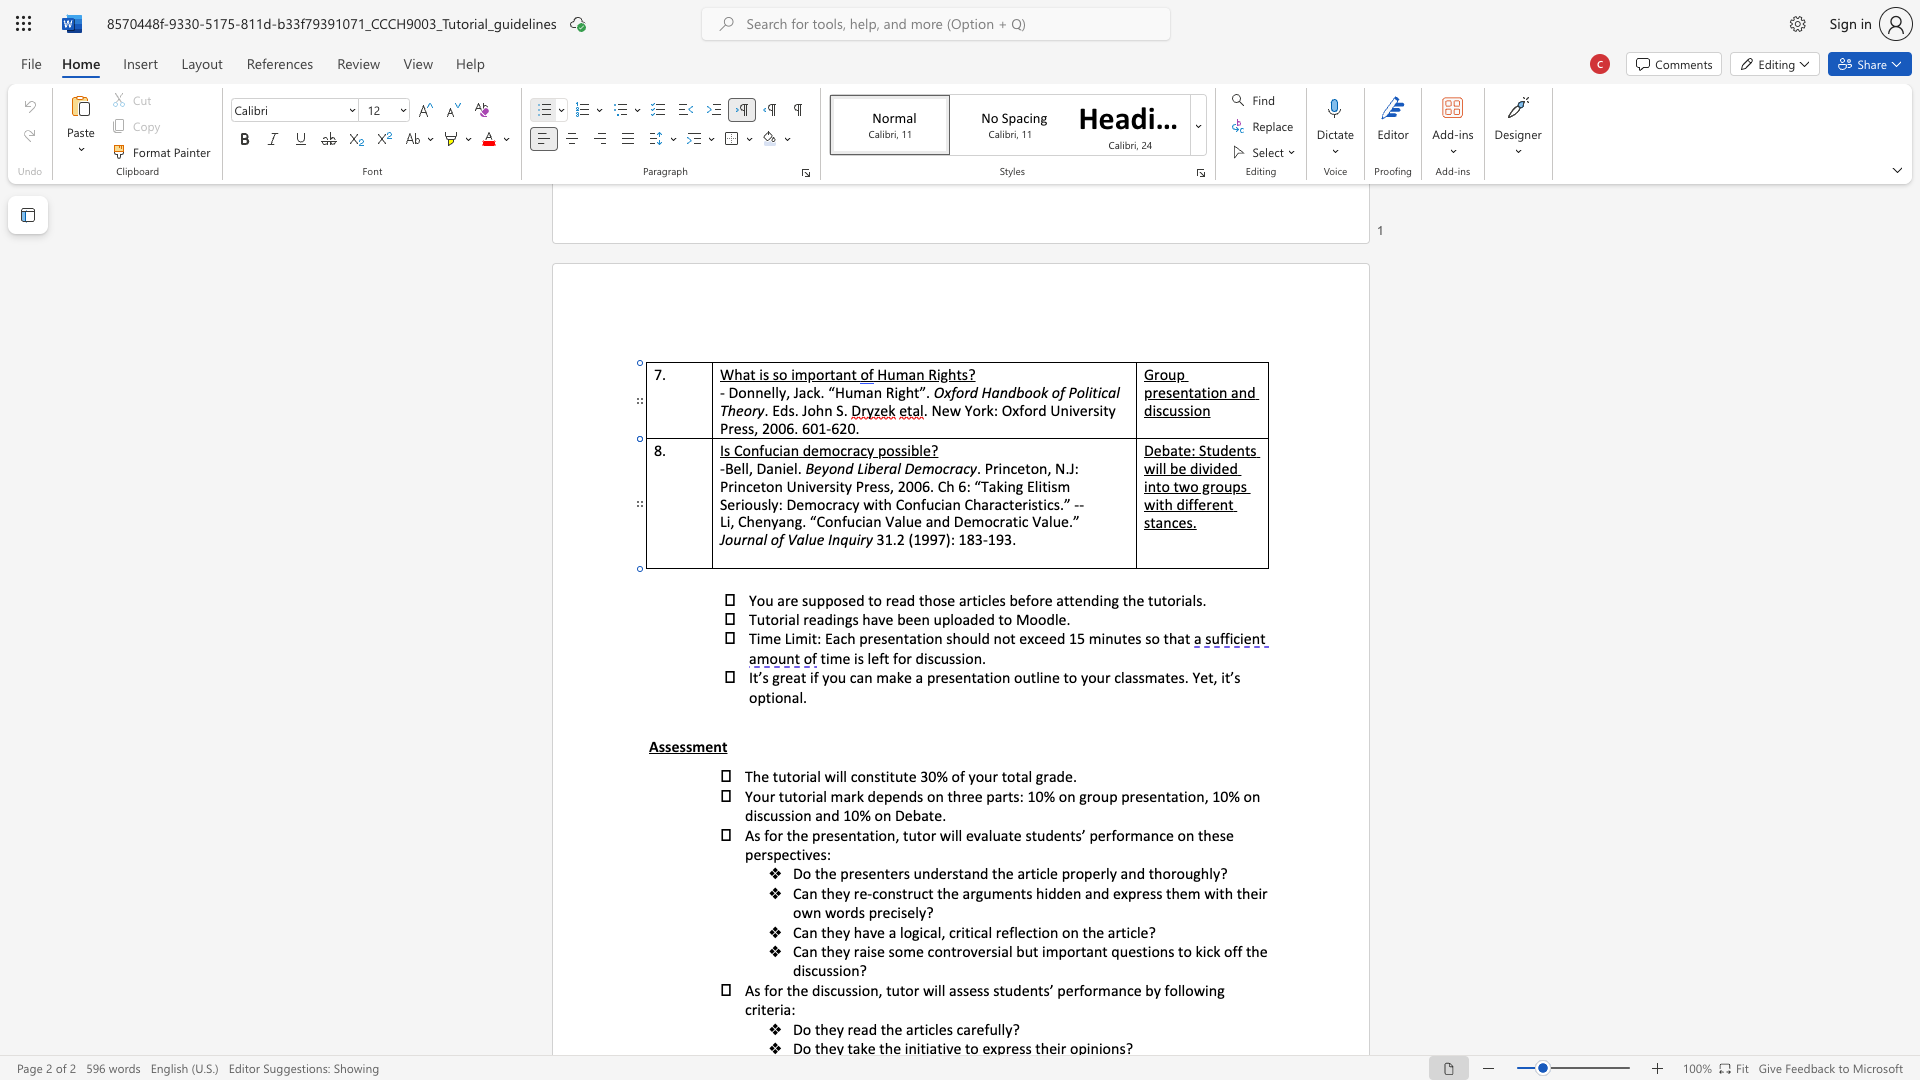 This screenshot has width=1920, height=1080. Describe the element at coordinates (1221, 834) in the screenshot. I see `the 5th character "s" in the text` at that location.